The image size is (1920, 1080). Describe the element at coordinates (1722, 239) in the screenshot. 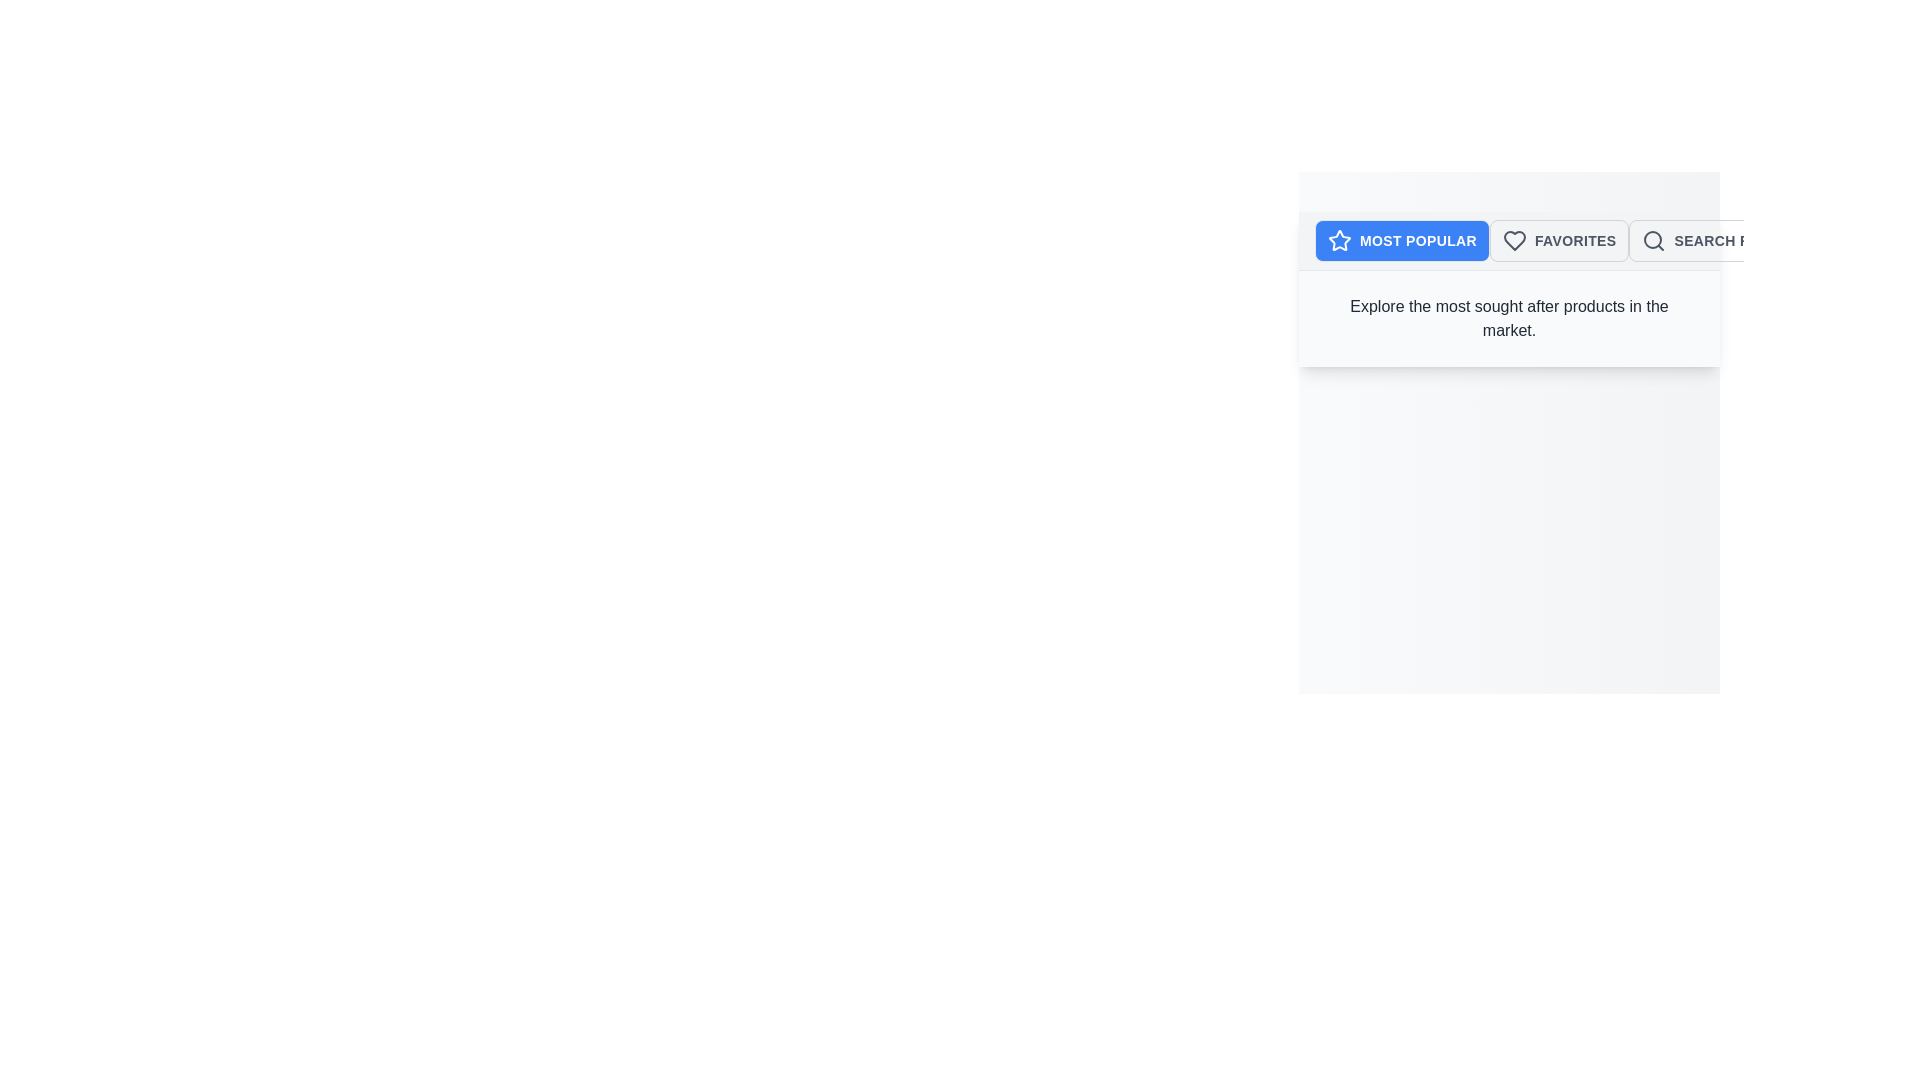

I see `the Search Results tab to explore the corresponding category` at that location.